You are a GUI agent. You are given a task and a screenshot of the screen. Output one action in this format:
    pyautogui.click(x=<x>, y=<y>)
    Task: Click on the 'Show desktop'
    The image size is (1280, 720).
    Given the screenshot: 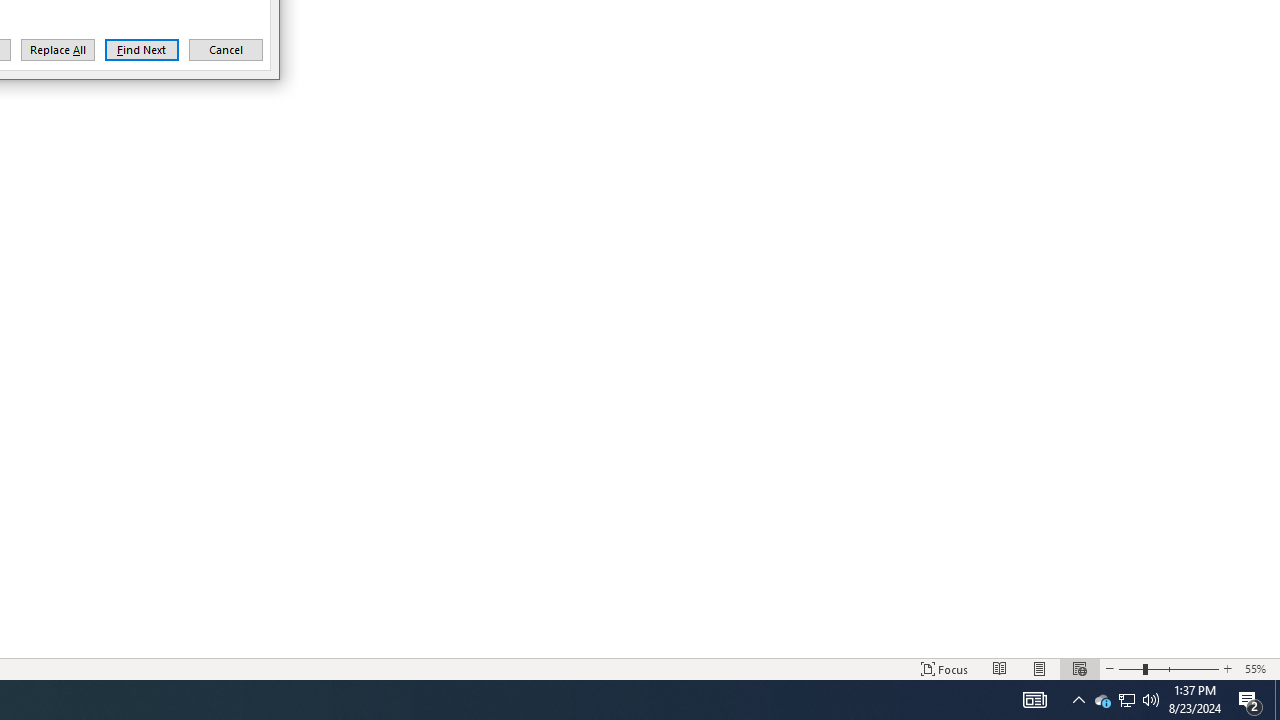 What is the action you would take?
    pyautogui.click(x=1276, y=698)
    